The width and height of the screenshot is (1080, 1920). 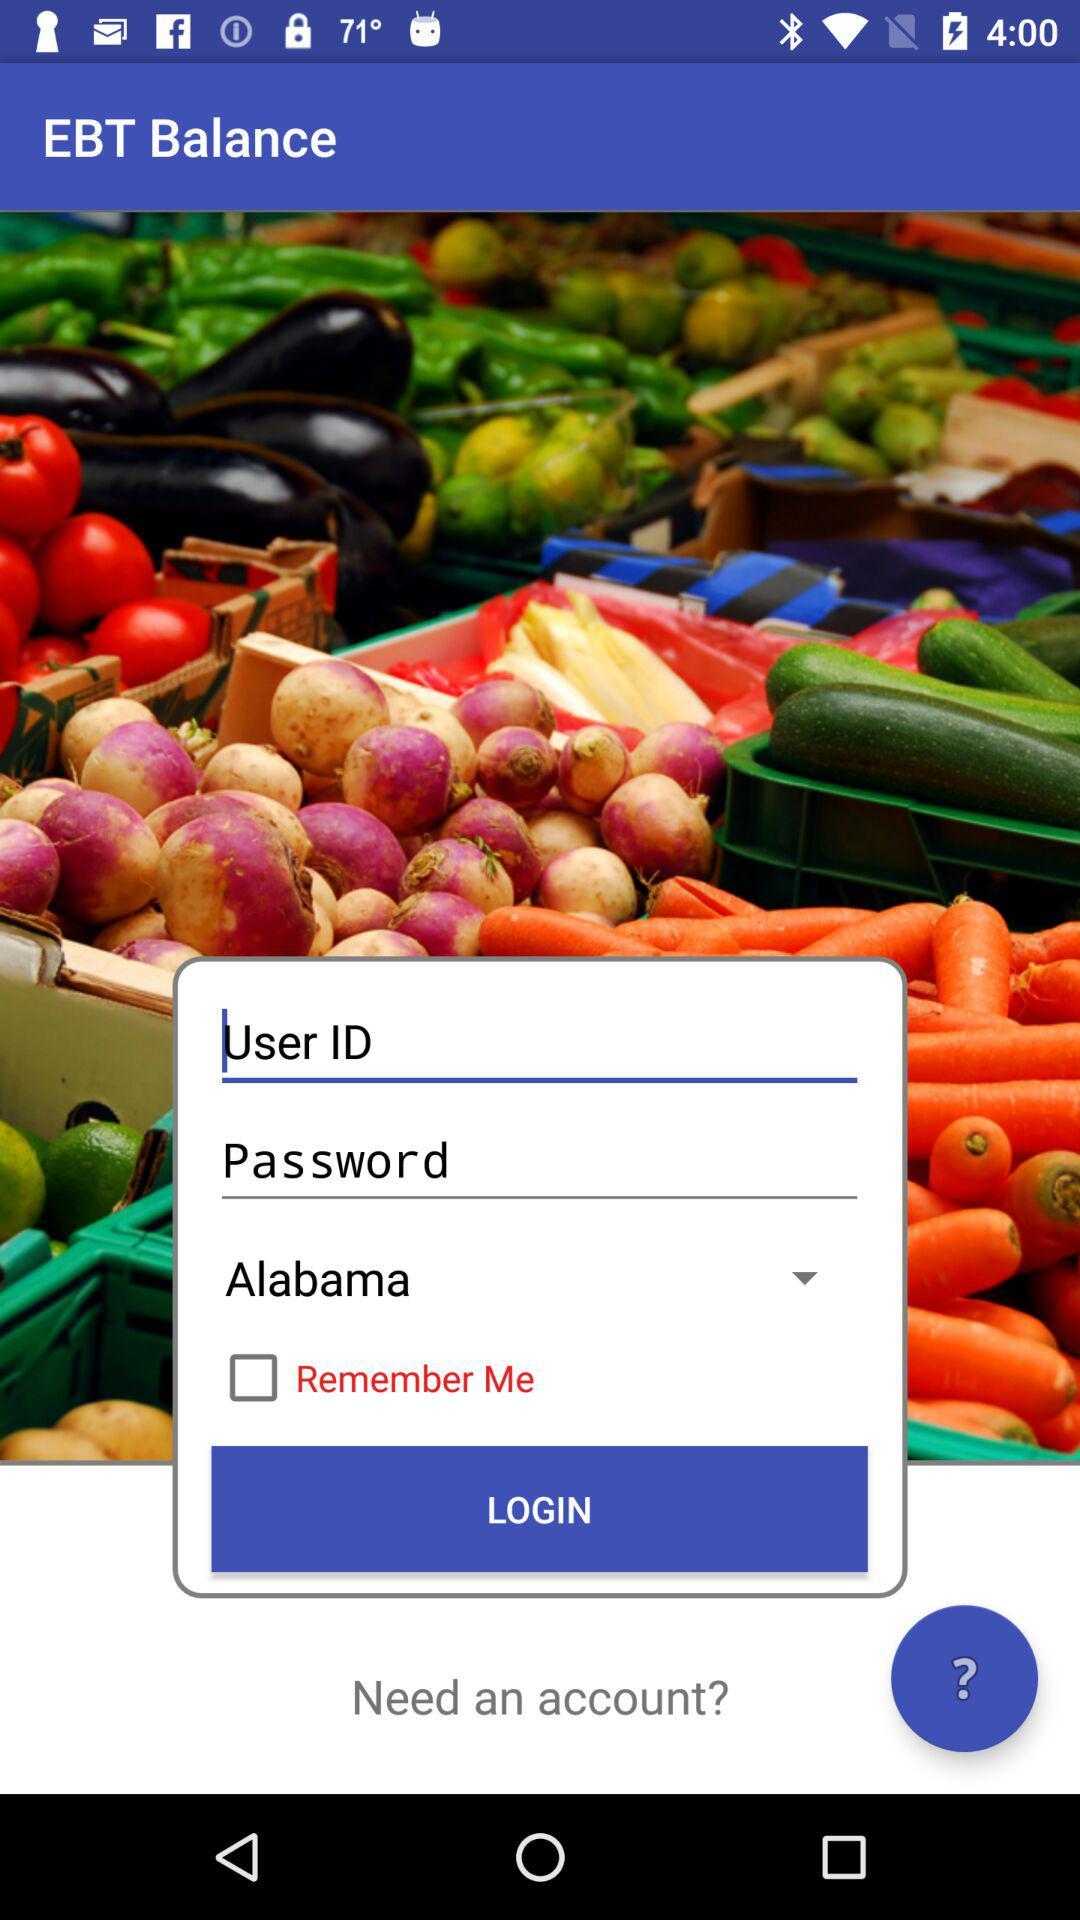 What do you see at coordinates (538, 1160) in the screenshot?
I see `item above alabama` at bounding box center [538, 1160].